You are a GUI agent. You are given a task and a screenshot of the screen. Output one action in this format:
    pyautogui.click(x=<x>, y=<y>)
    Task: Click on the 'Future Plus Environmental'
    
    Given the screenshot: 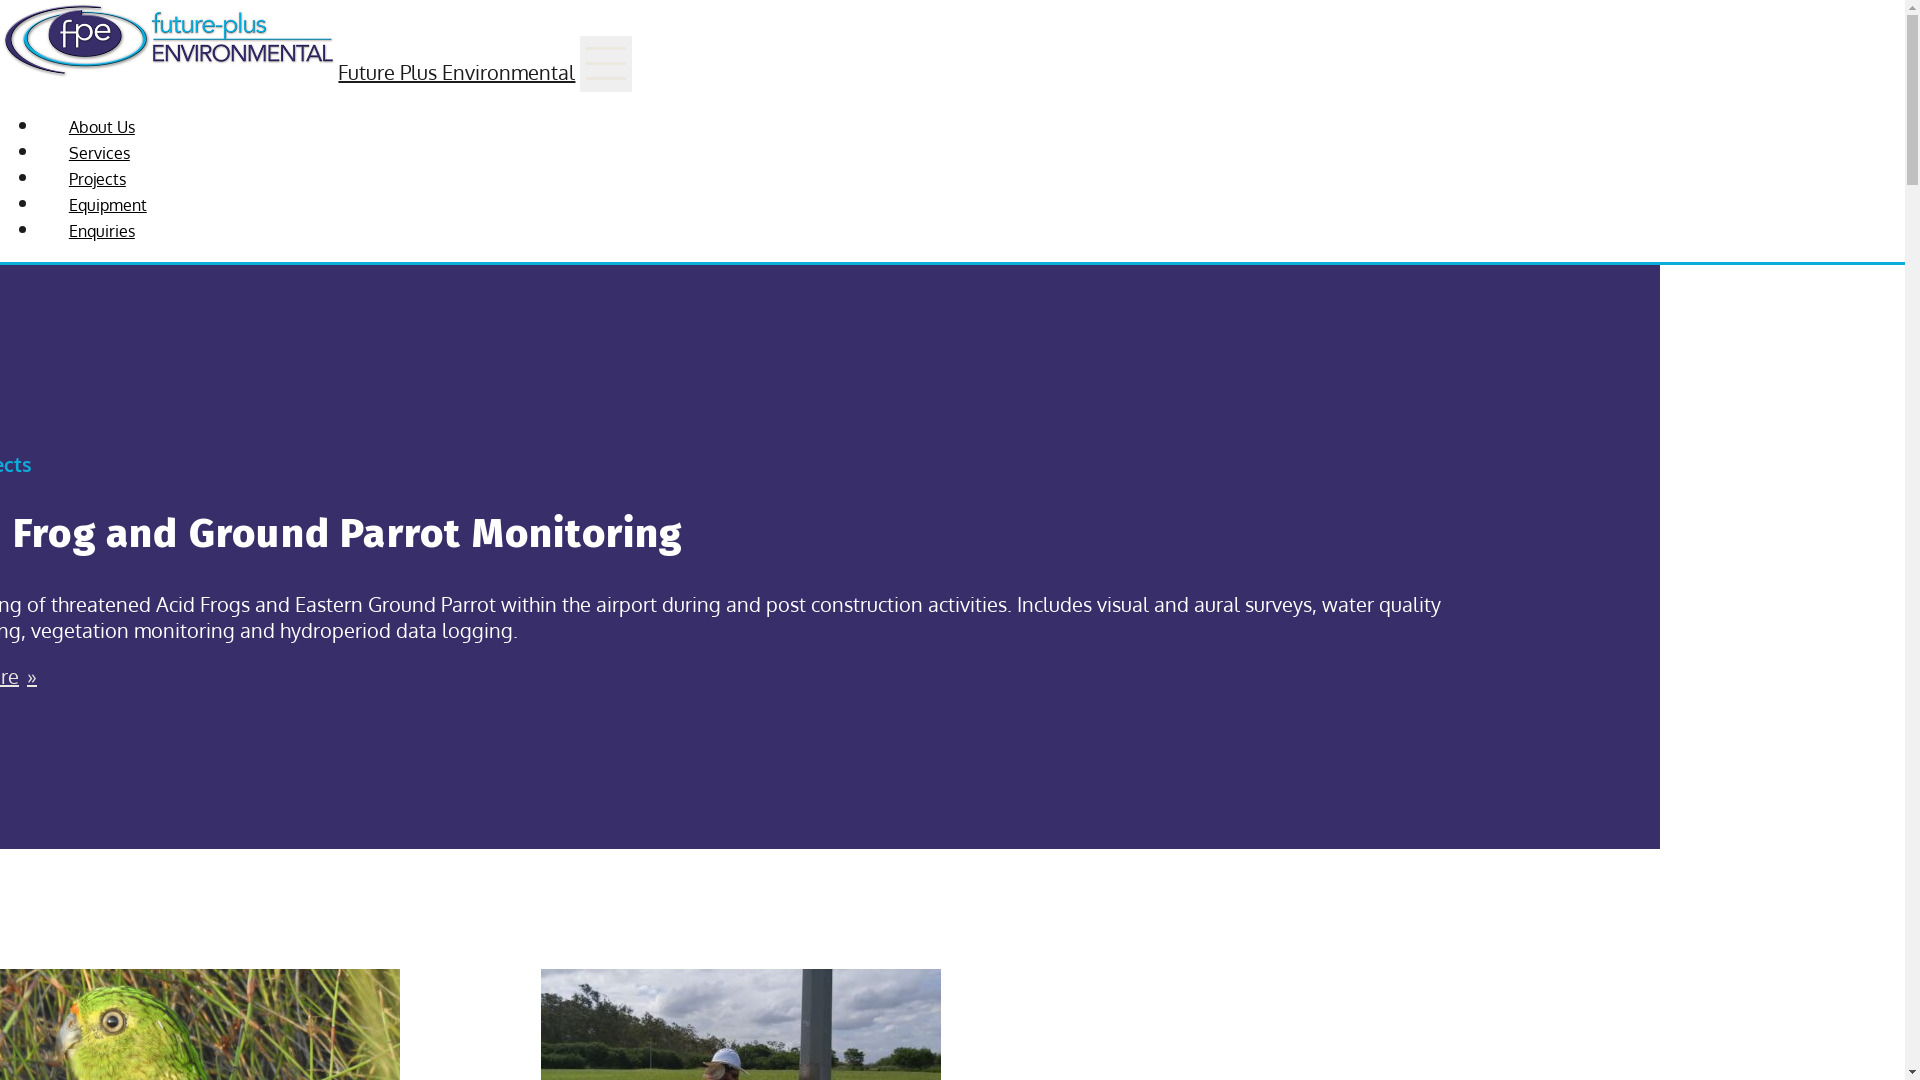 What is the action you would take?
    pyautogui.click(x=286, y=71)
    